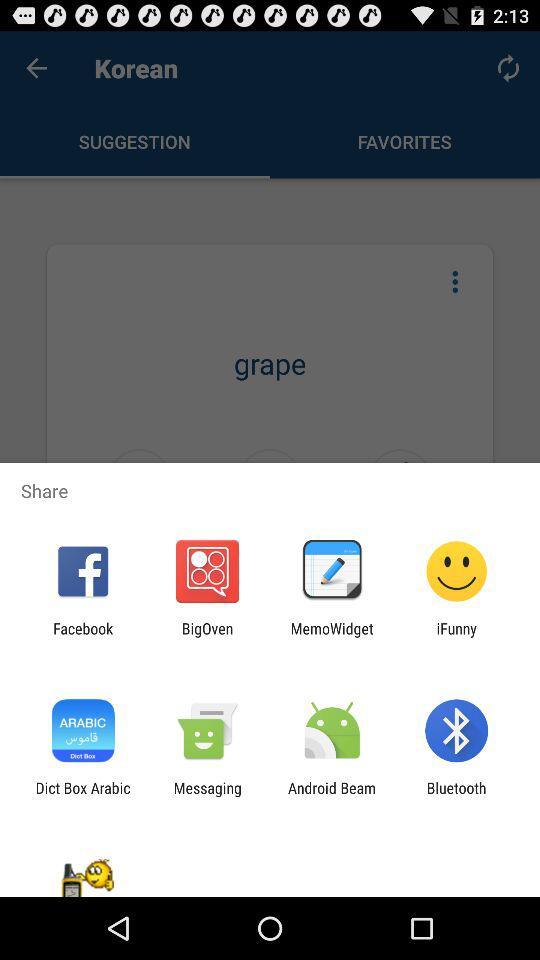 This screenshot has width=540, height=960. Describe the element at coordinates (206, 636) in the screenshot. I see `the icon next to the facebook` at that location.